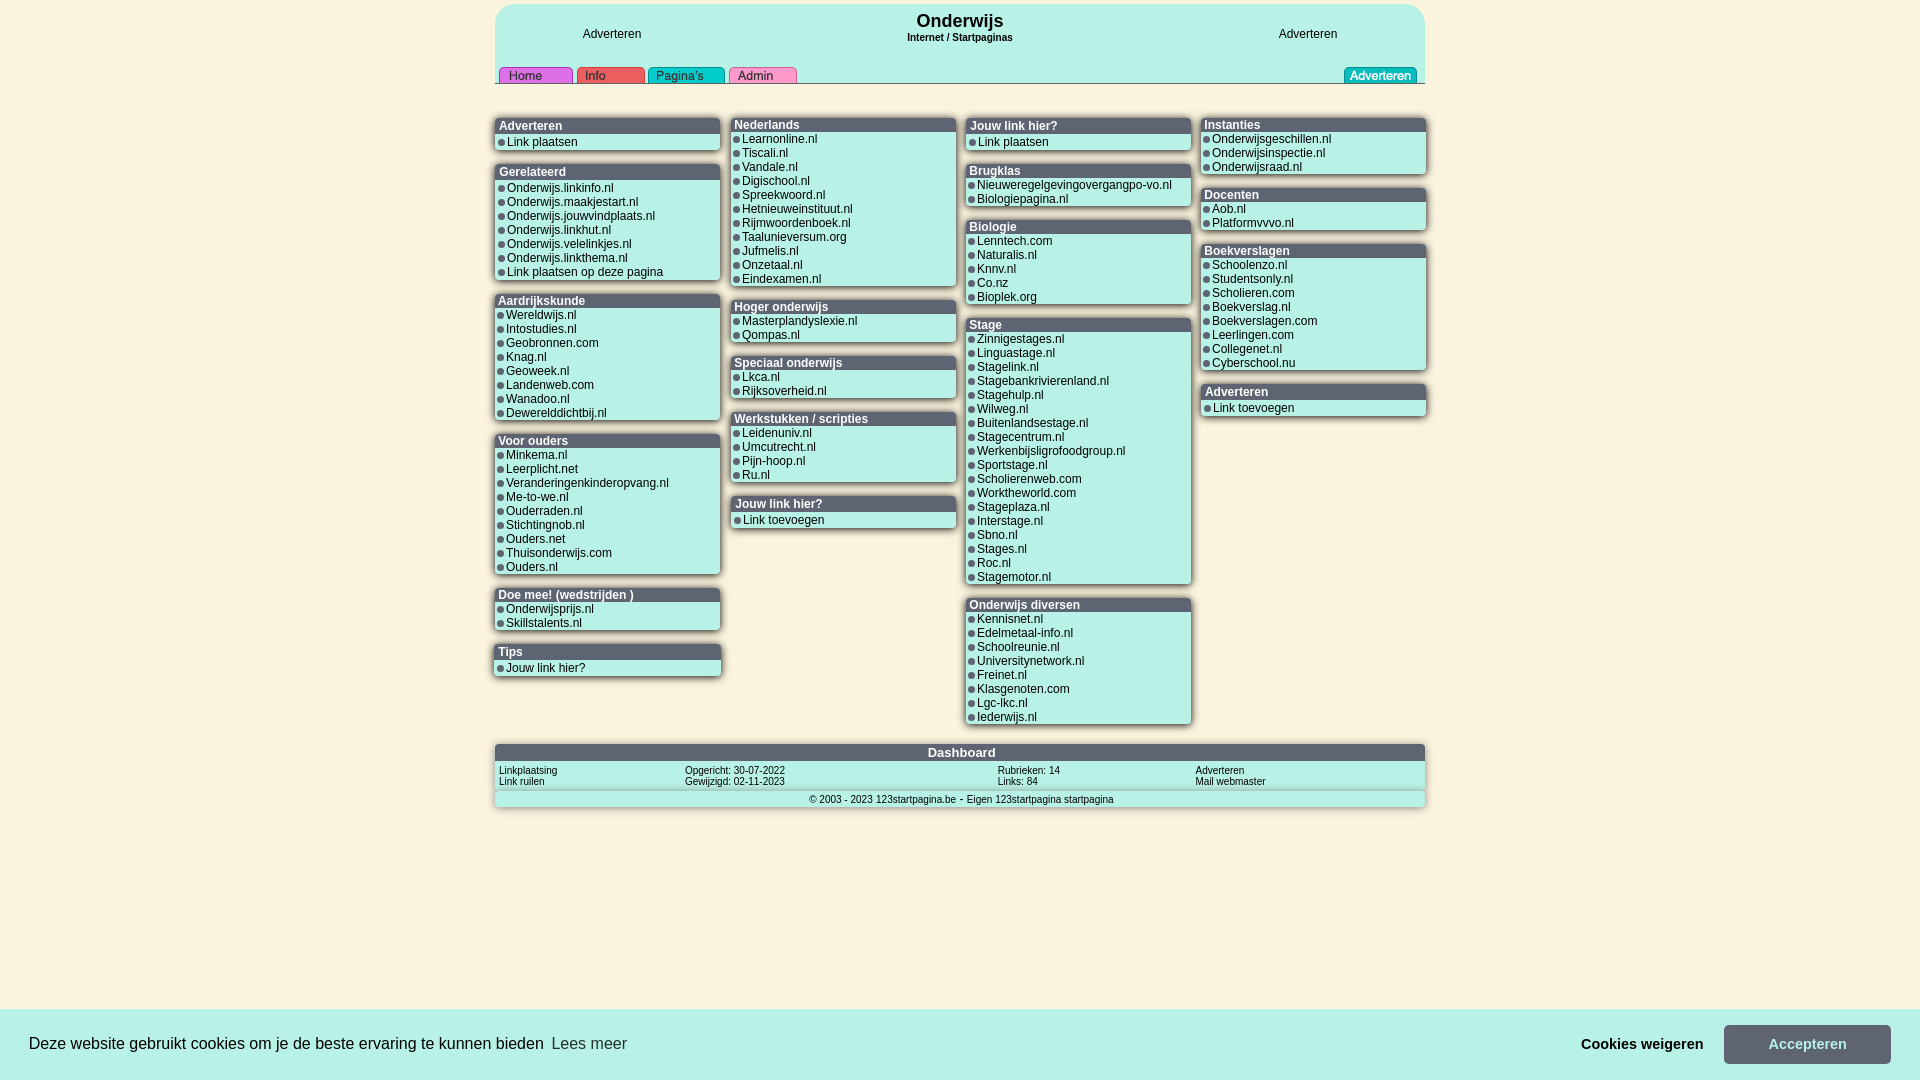 This screenshot has height=1080, width=1920. What do you see at coordinates (977, 493) in the screenshot?
I see `'Worktheworld.com'` at bounding box center [977, 493].